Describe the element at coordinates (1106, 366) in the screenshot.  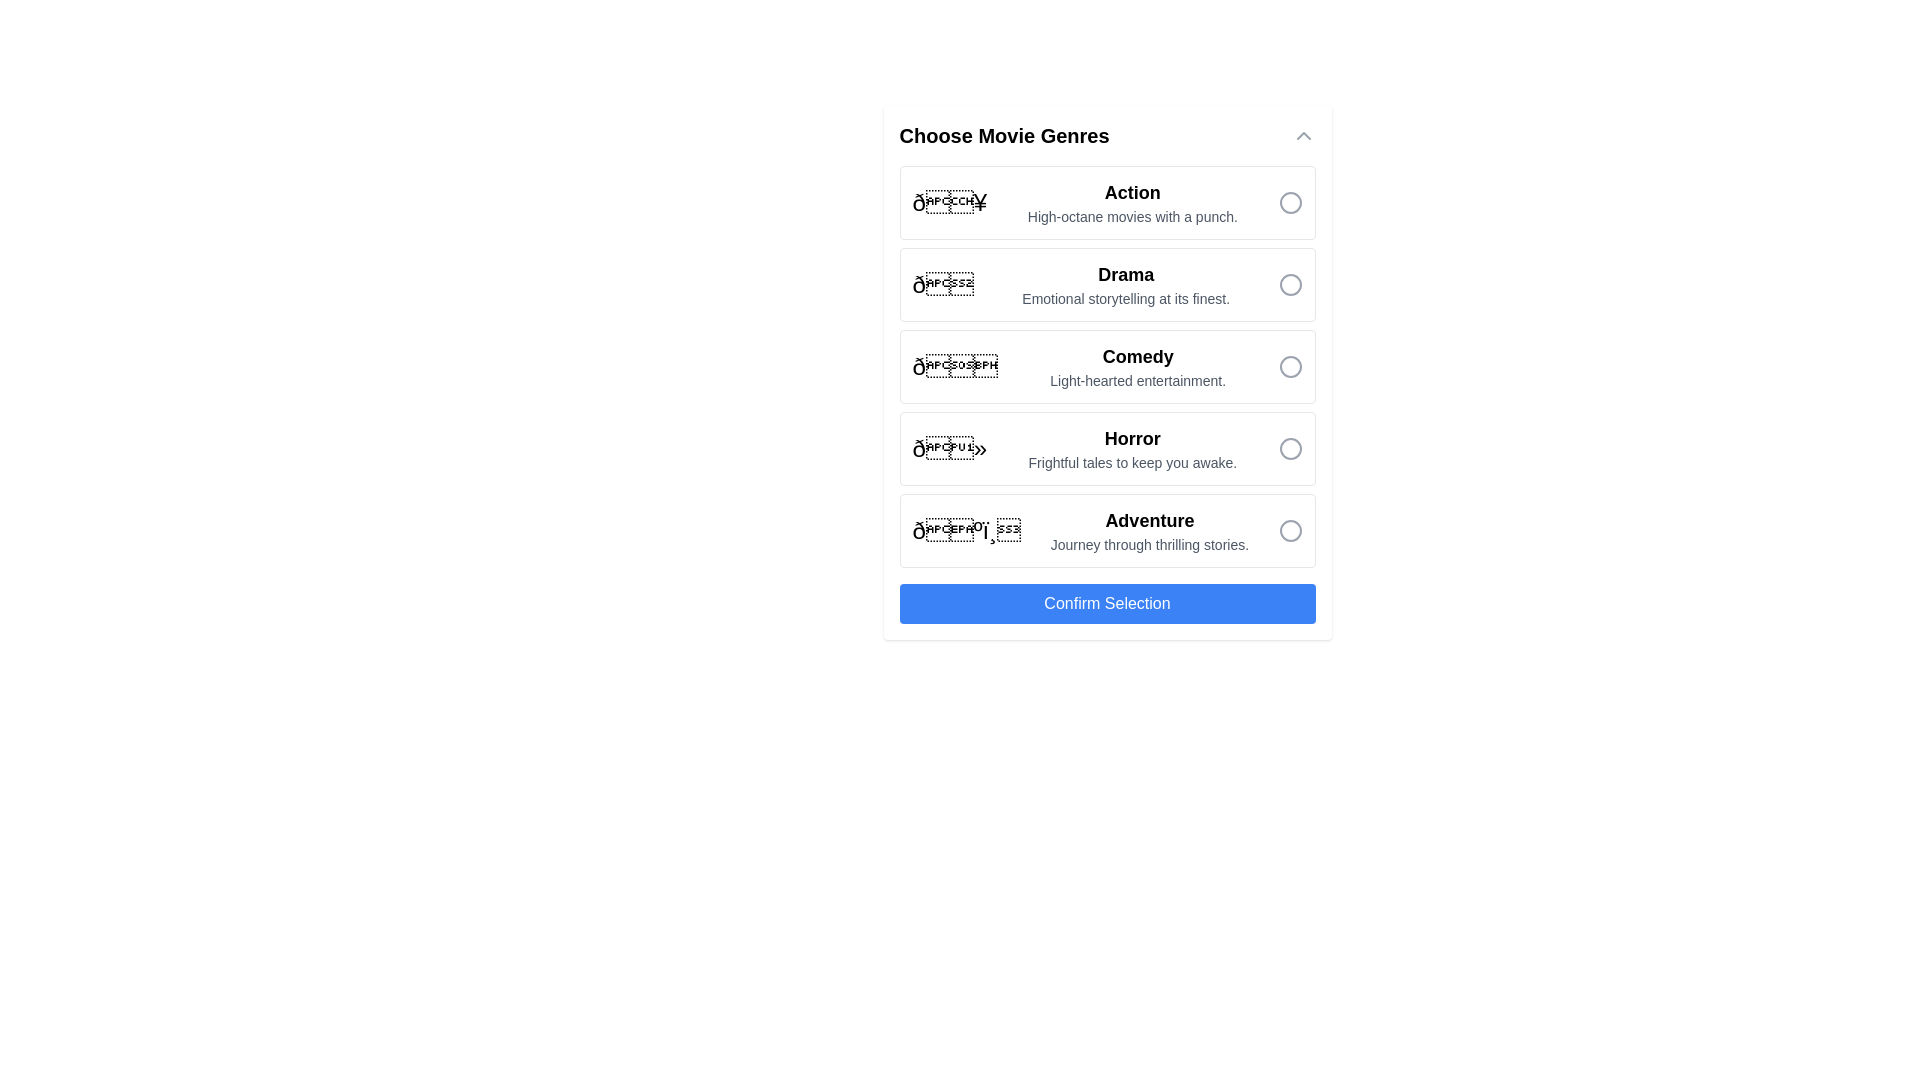
I see `text description of the 'Comedy' genre radio button, which is the third item in the vertical list of movie genres` at that location.